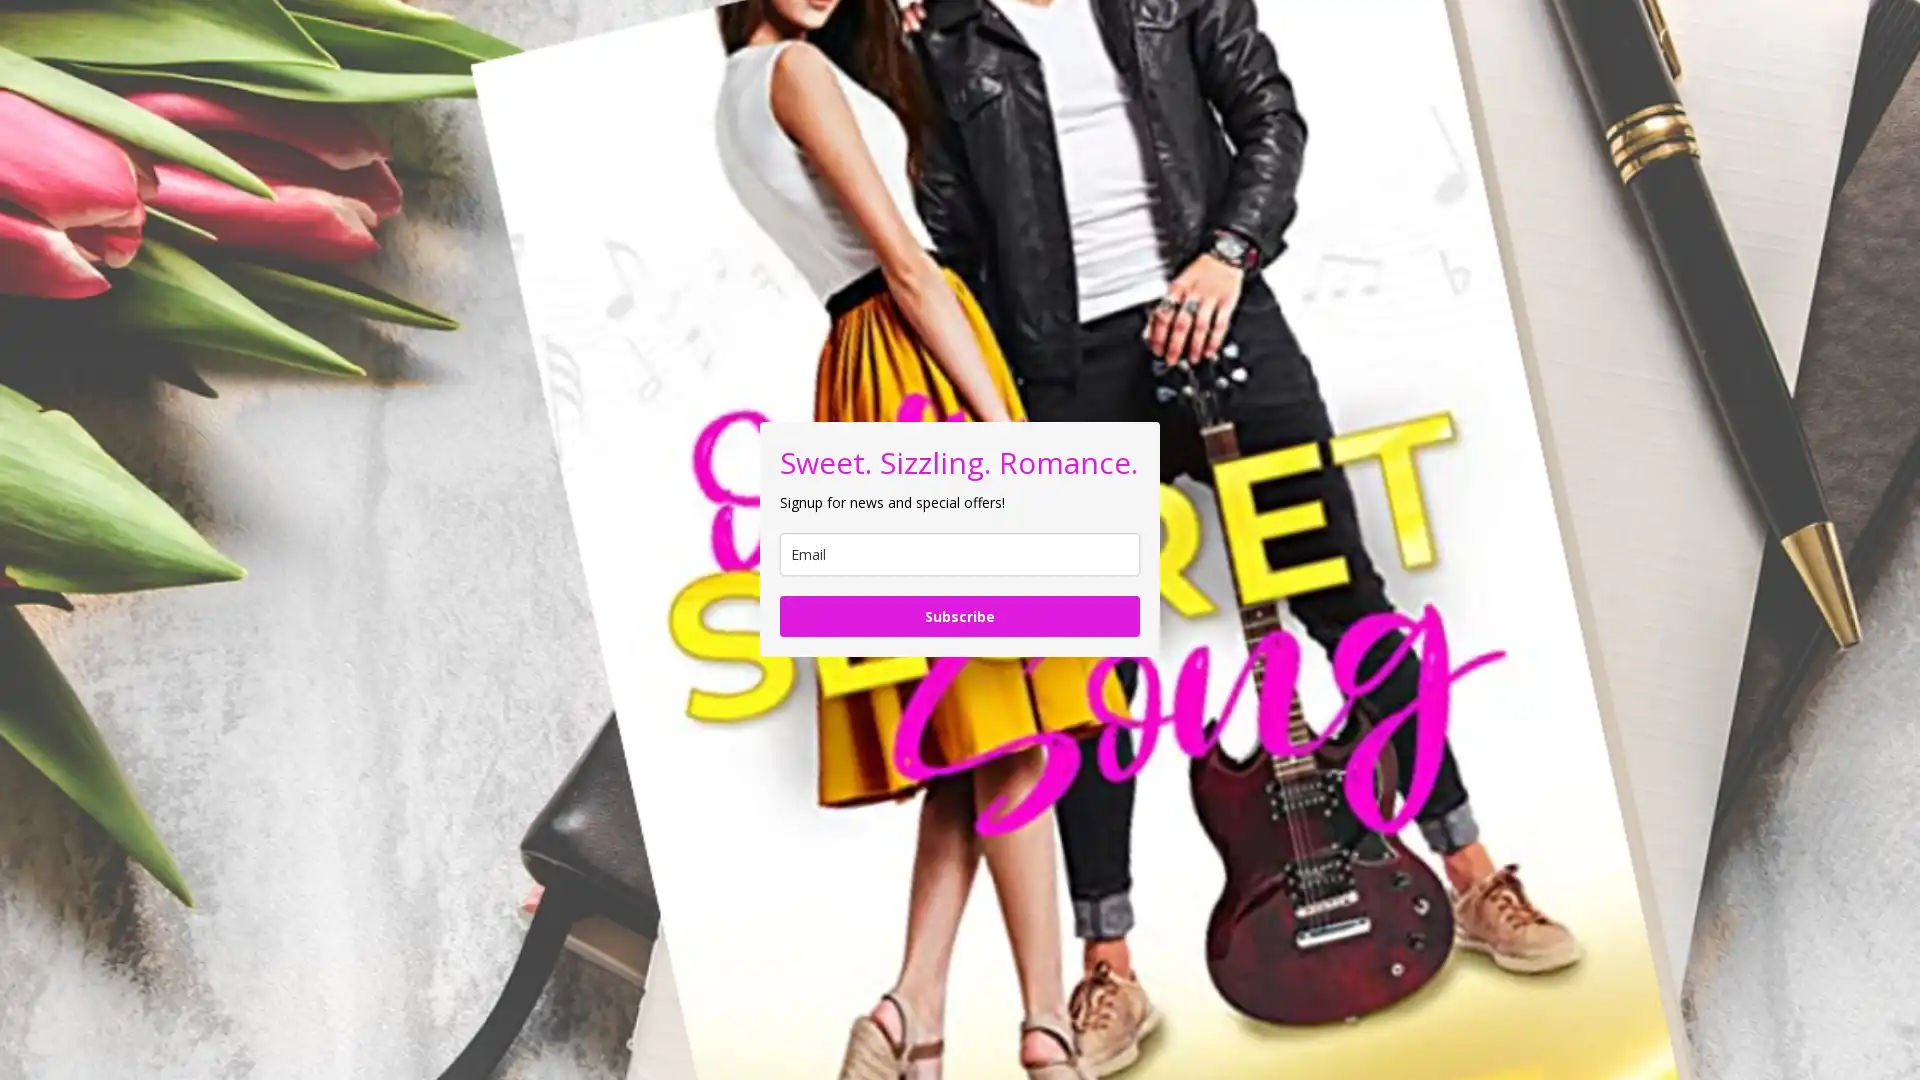 The width and height of the screenshot is (1920, 1080). Describe the element at coordinates (960, 615) in the screenshot. I see `Subscribe` at that location.